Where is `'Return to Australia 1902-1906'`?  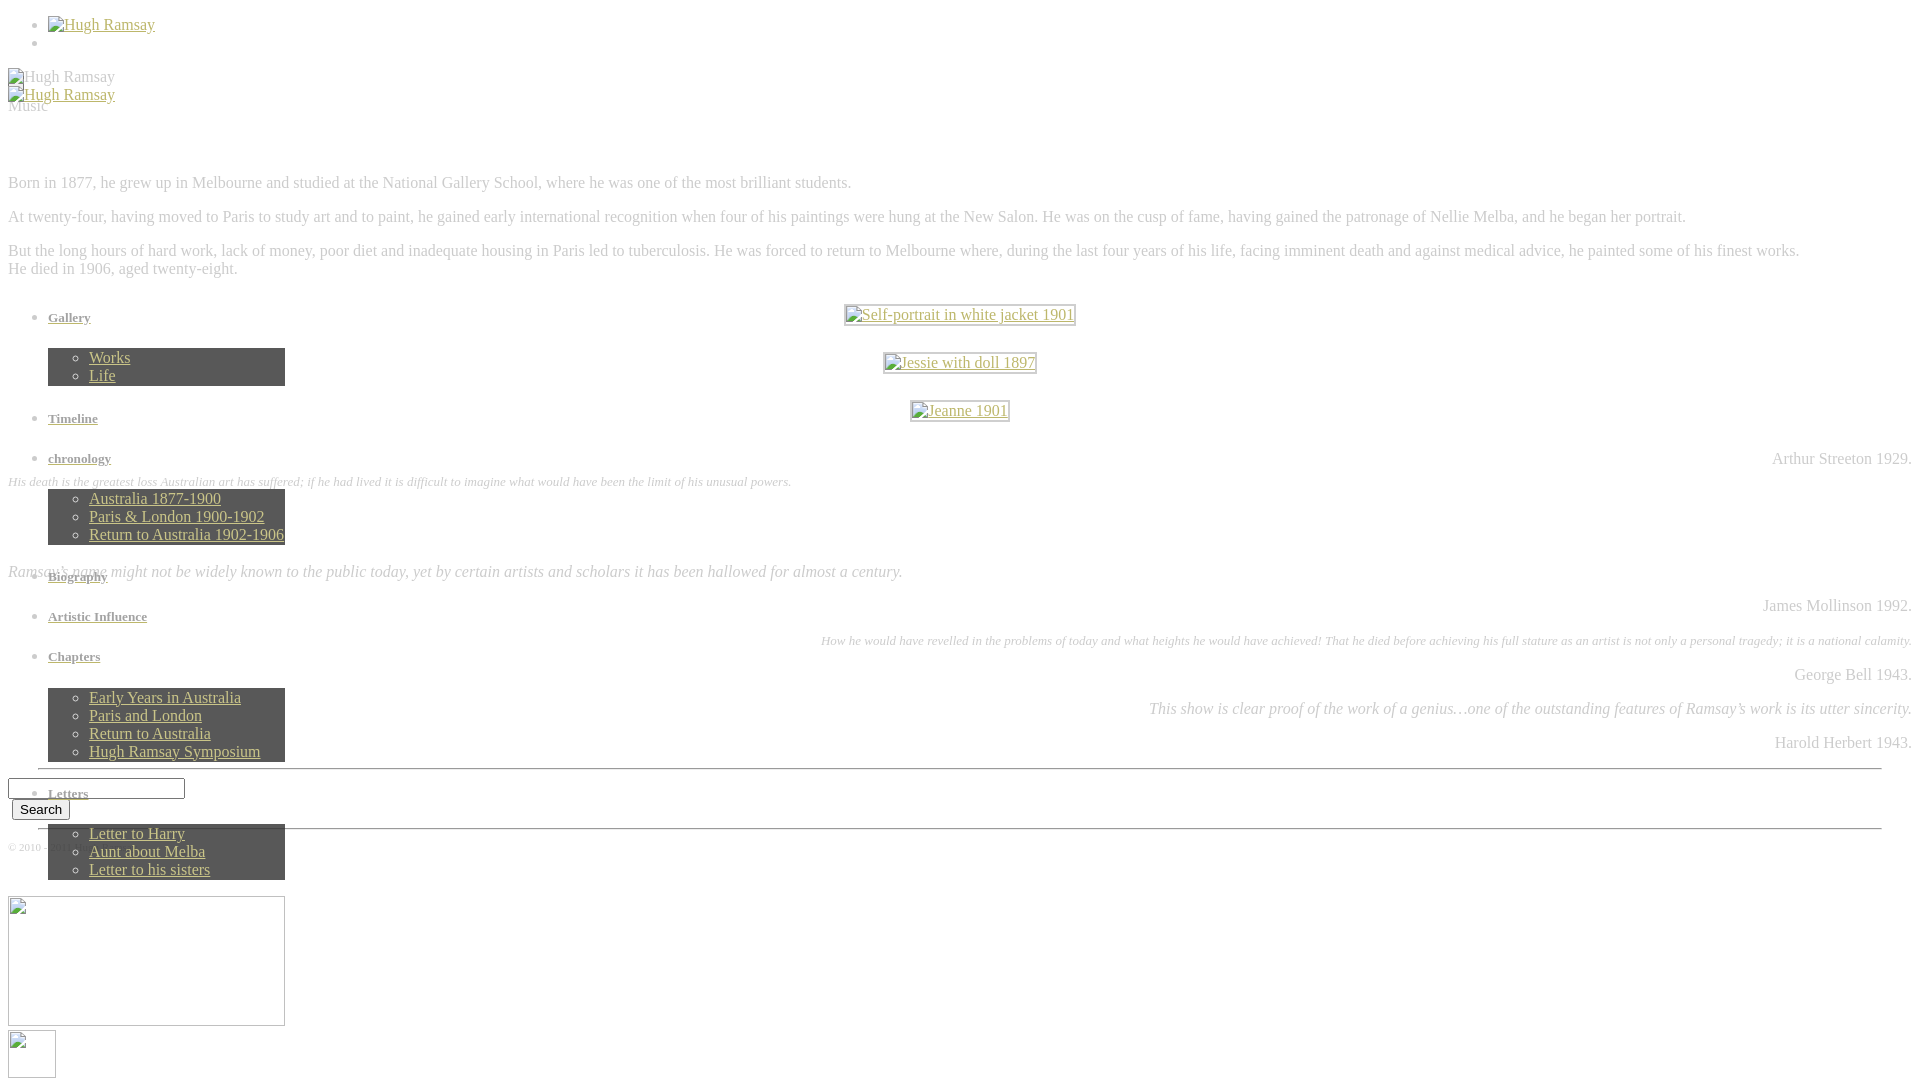 'Return to Australia 1902-1906' is located at coordinates (186, 533).